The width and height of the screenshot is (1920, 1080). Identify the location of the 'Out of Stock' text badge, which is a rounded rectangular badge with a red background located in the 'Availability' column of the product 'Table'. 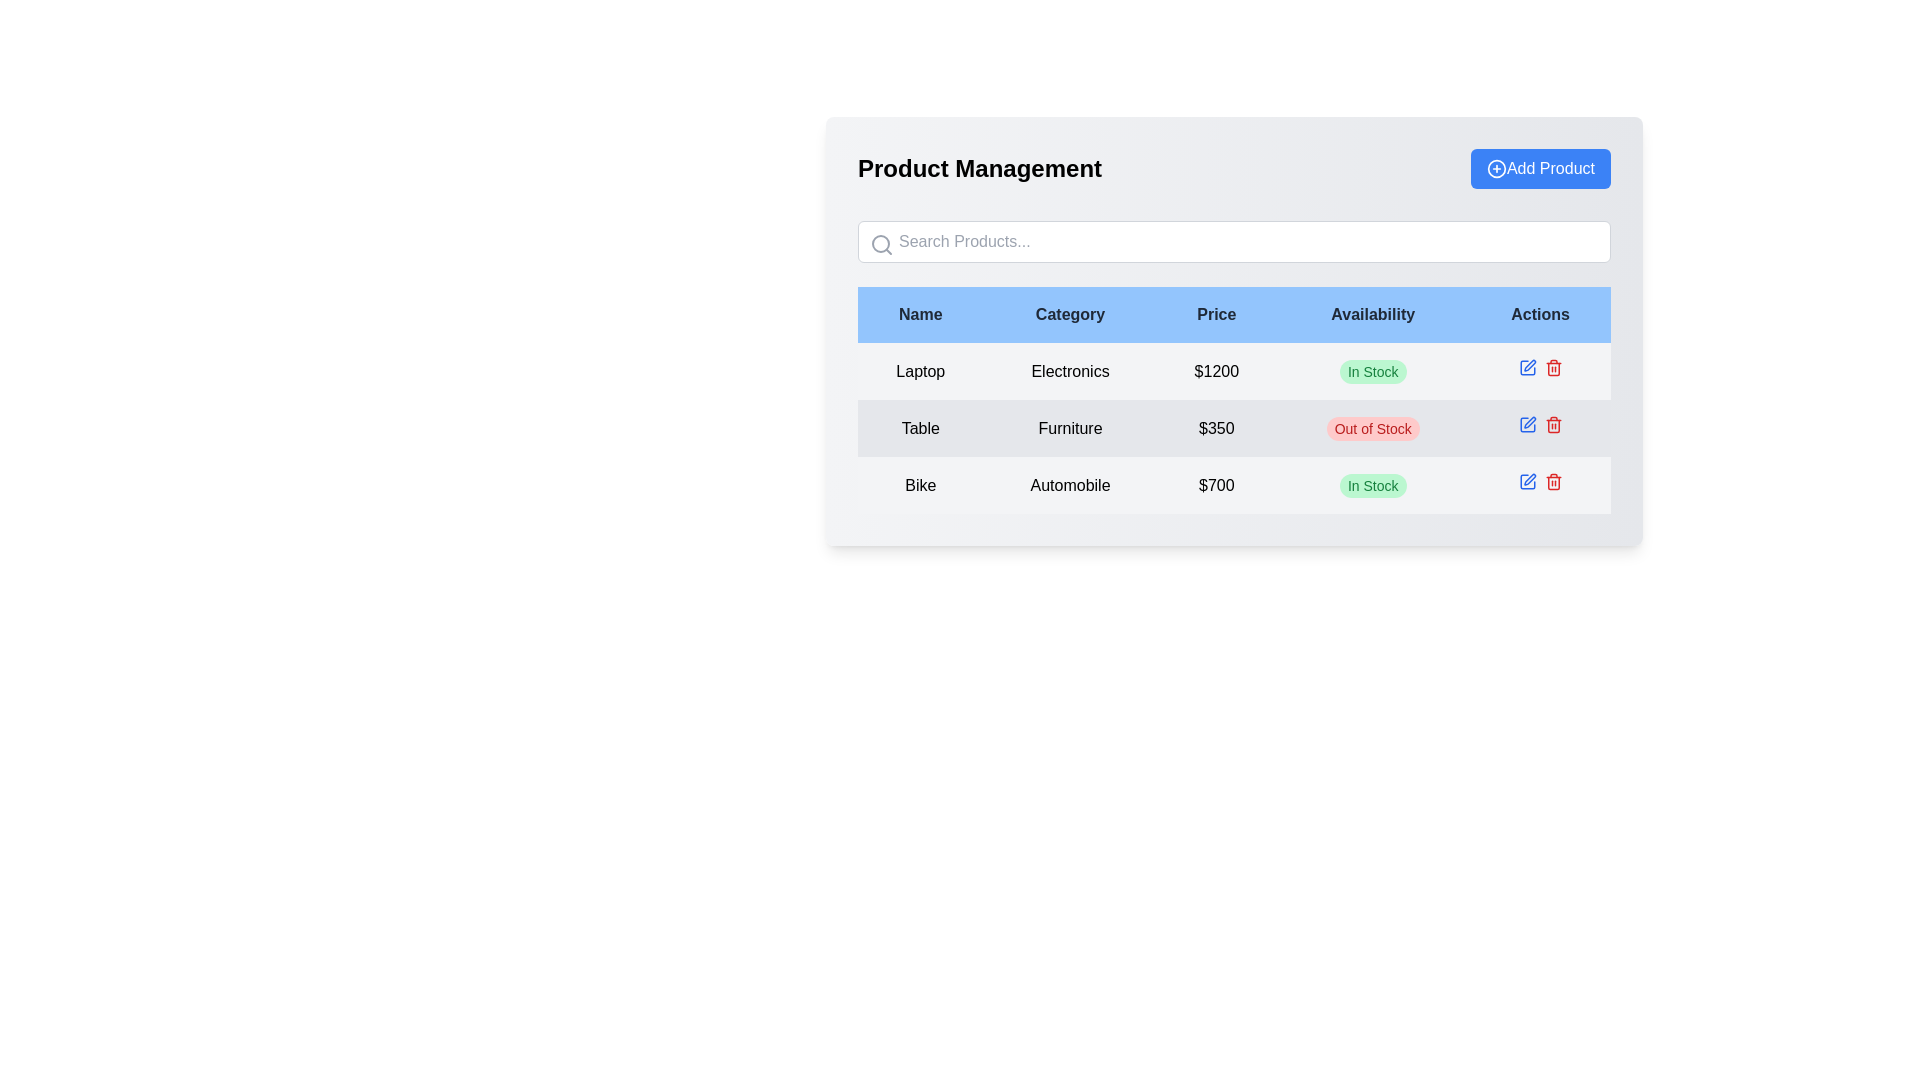
(1372, 427).